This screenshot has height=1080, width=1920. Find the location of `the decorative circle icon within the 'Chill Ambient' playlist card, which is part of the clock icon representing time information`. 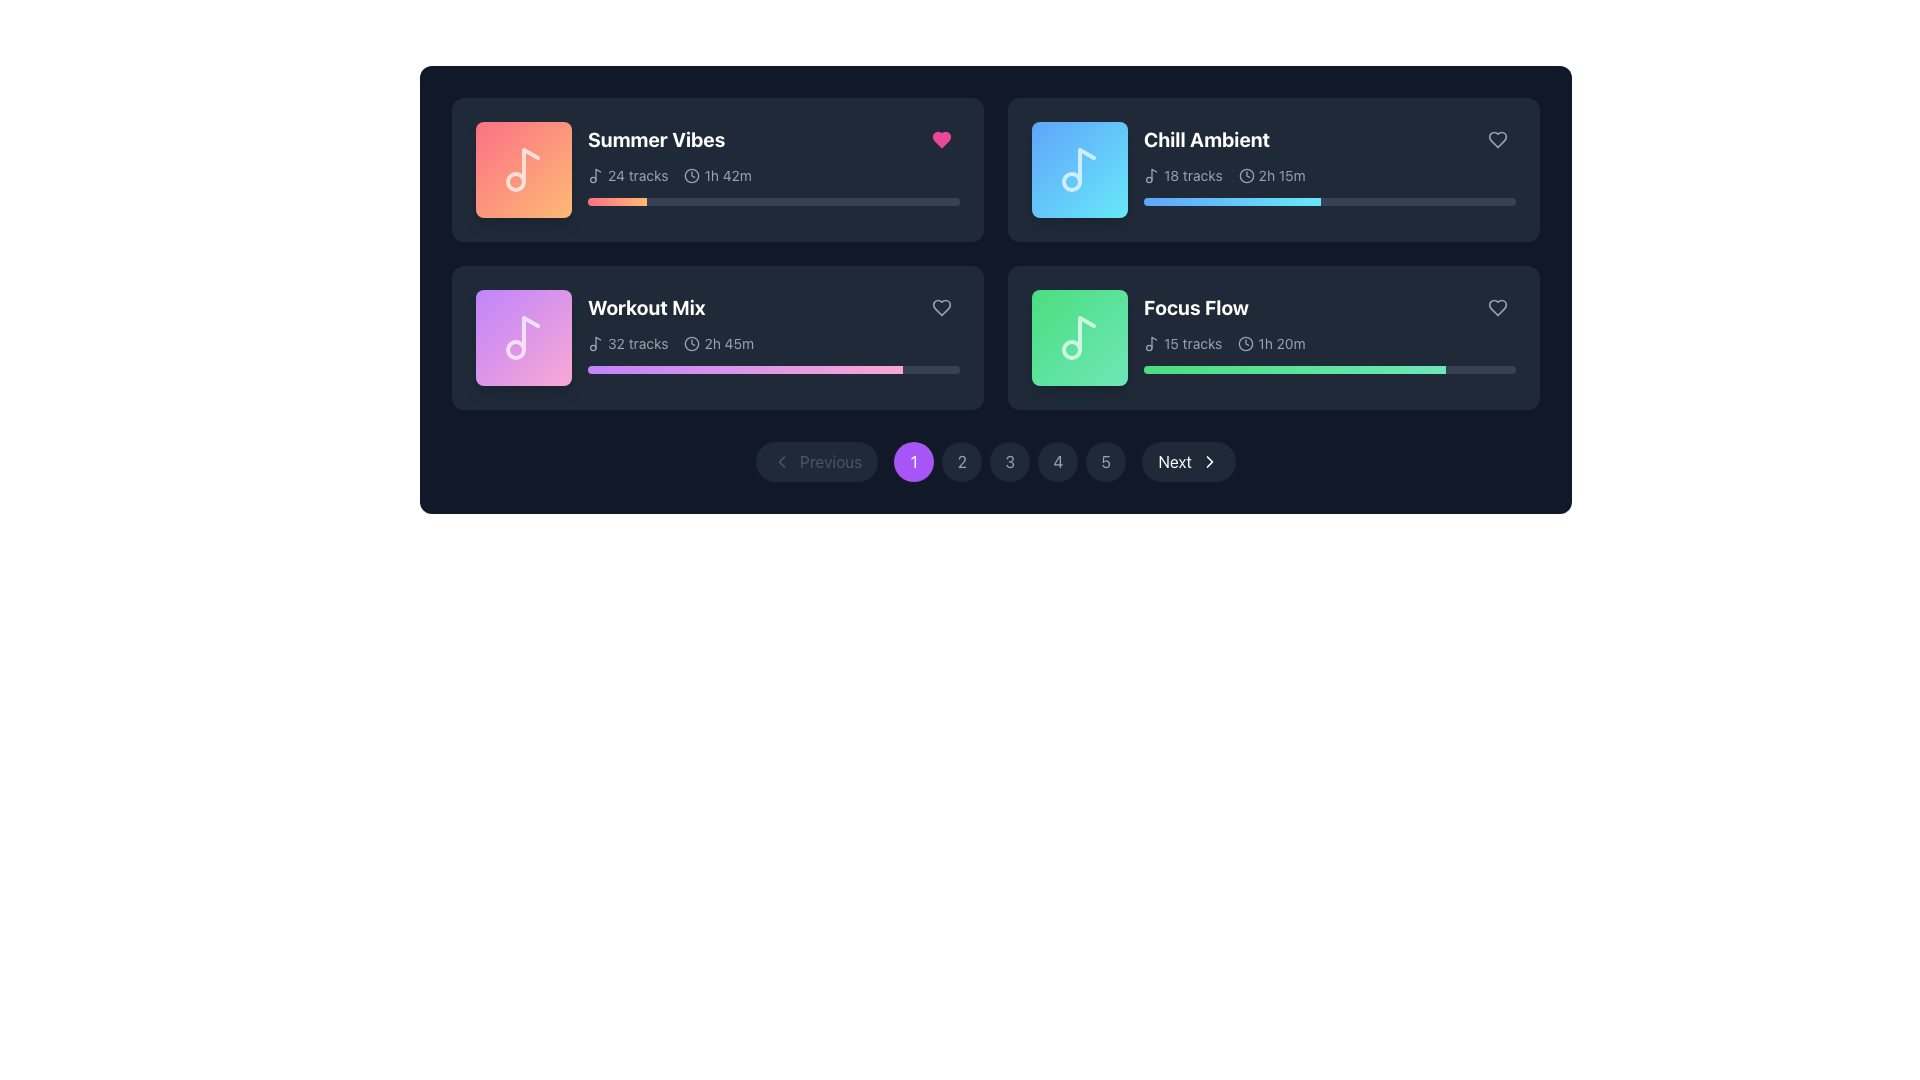

the decorative circle icon within the 'Chill Ambient' playlist card, which is part of the clock icon representing time information is located at coordinates (1245, 175).